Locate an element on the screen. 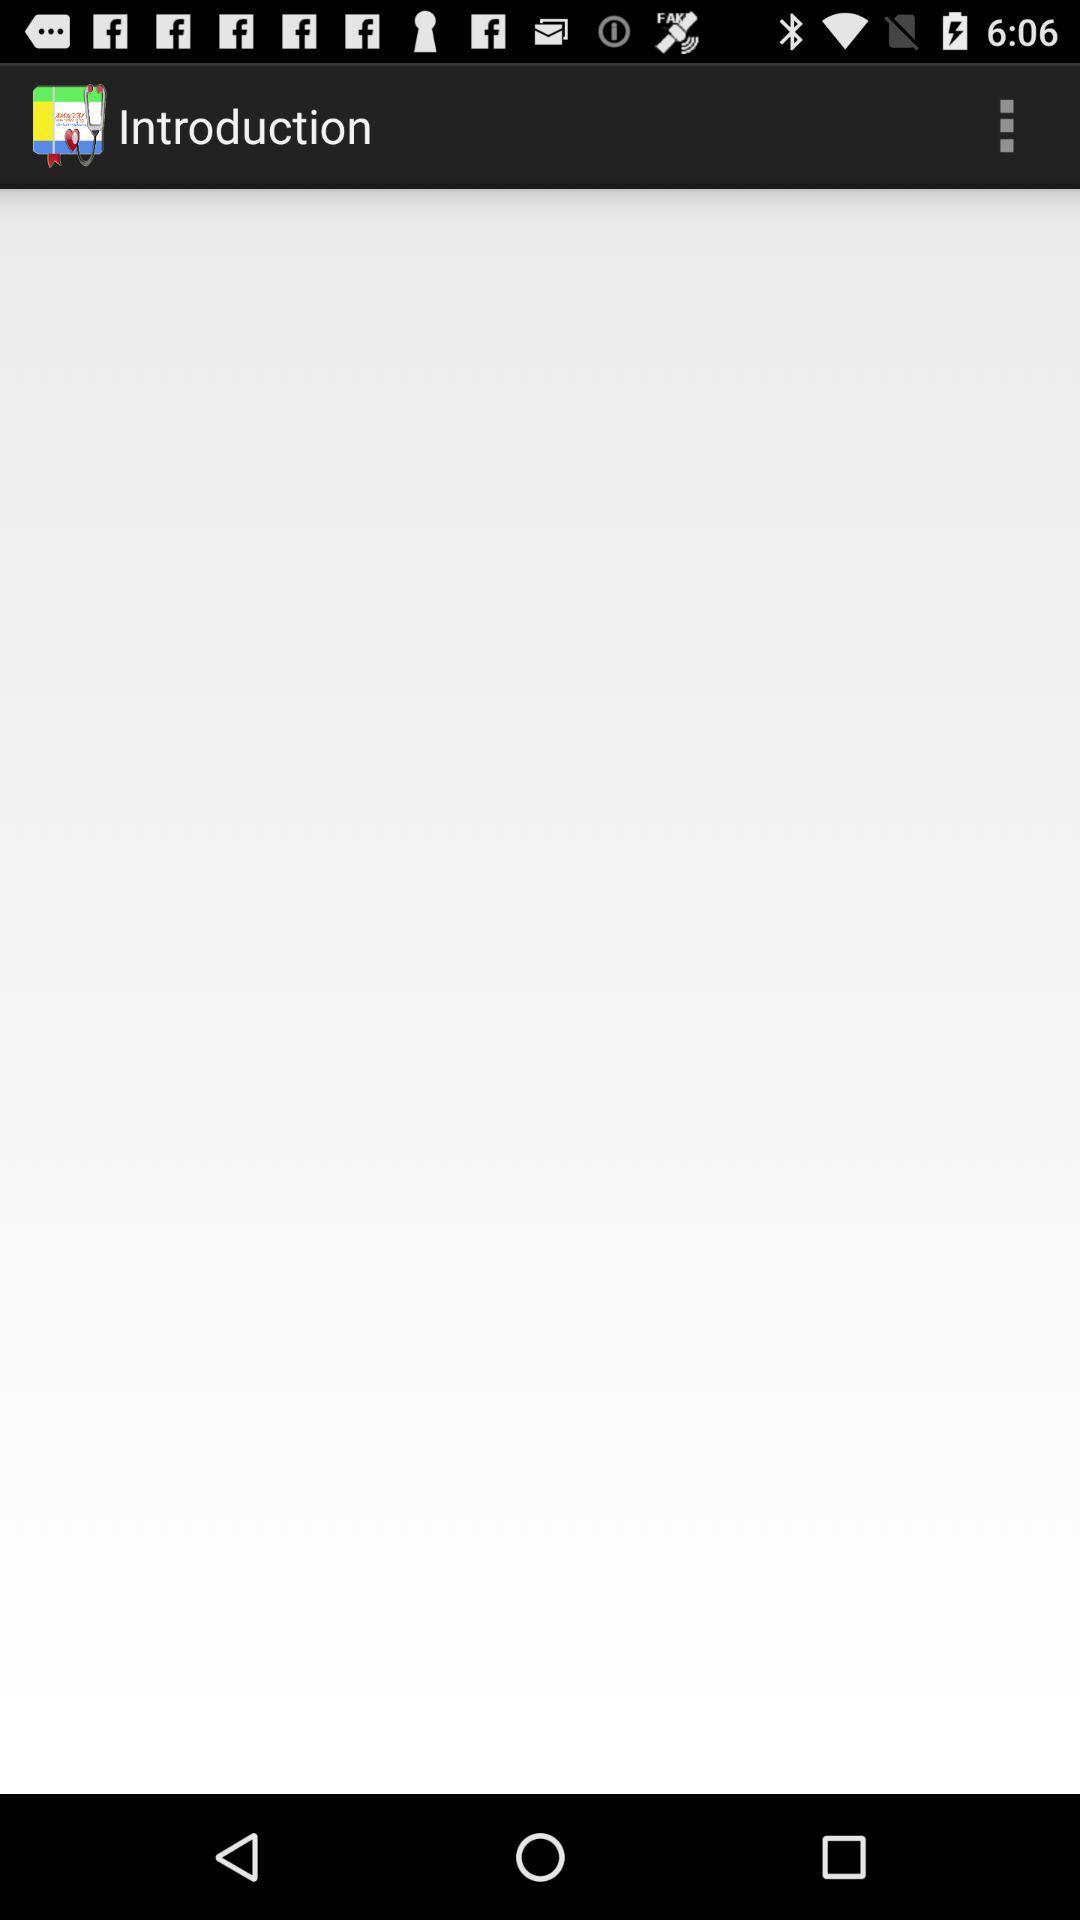 This screenshot has width=1080, height=1920. item to the right of introduction app is located at coordinates (1006, 124).